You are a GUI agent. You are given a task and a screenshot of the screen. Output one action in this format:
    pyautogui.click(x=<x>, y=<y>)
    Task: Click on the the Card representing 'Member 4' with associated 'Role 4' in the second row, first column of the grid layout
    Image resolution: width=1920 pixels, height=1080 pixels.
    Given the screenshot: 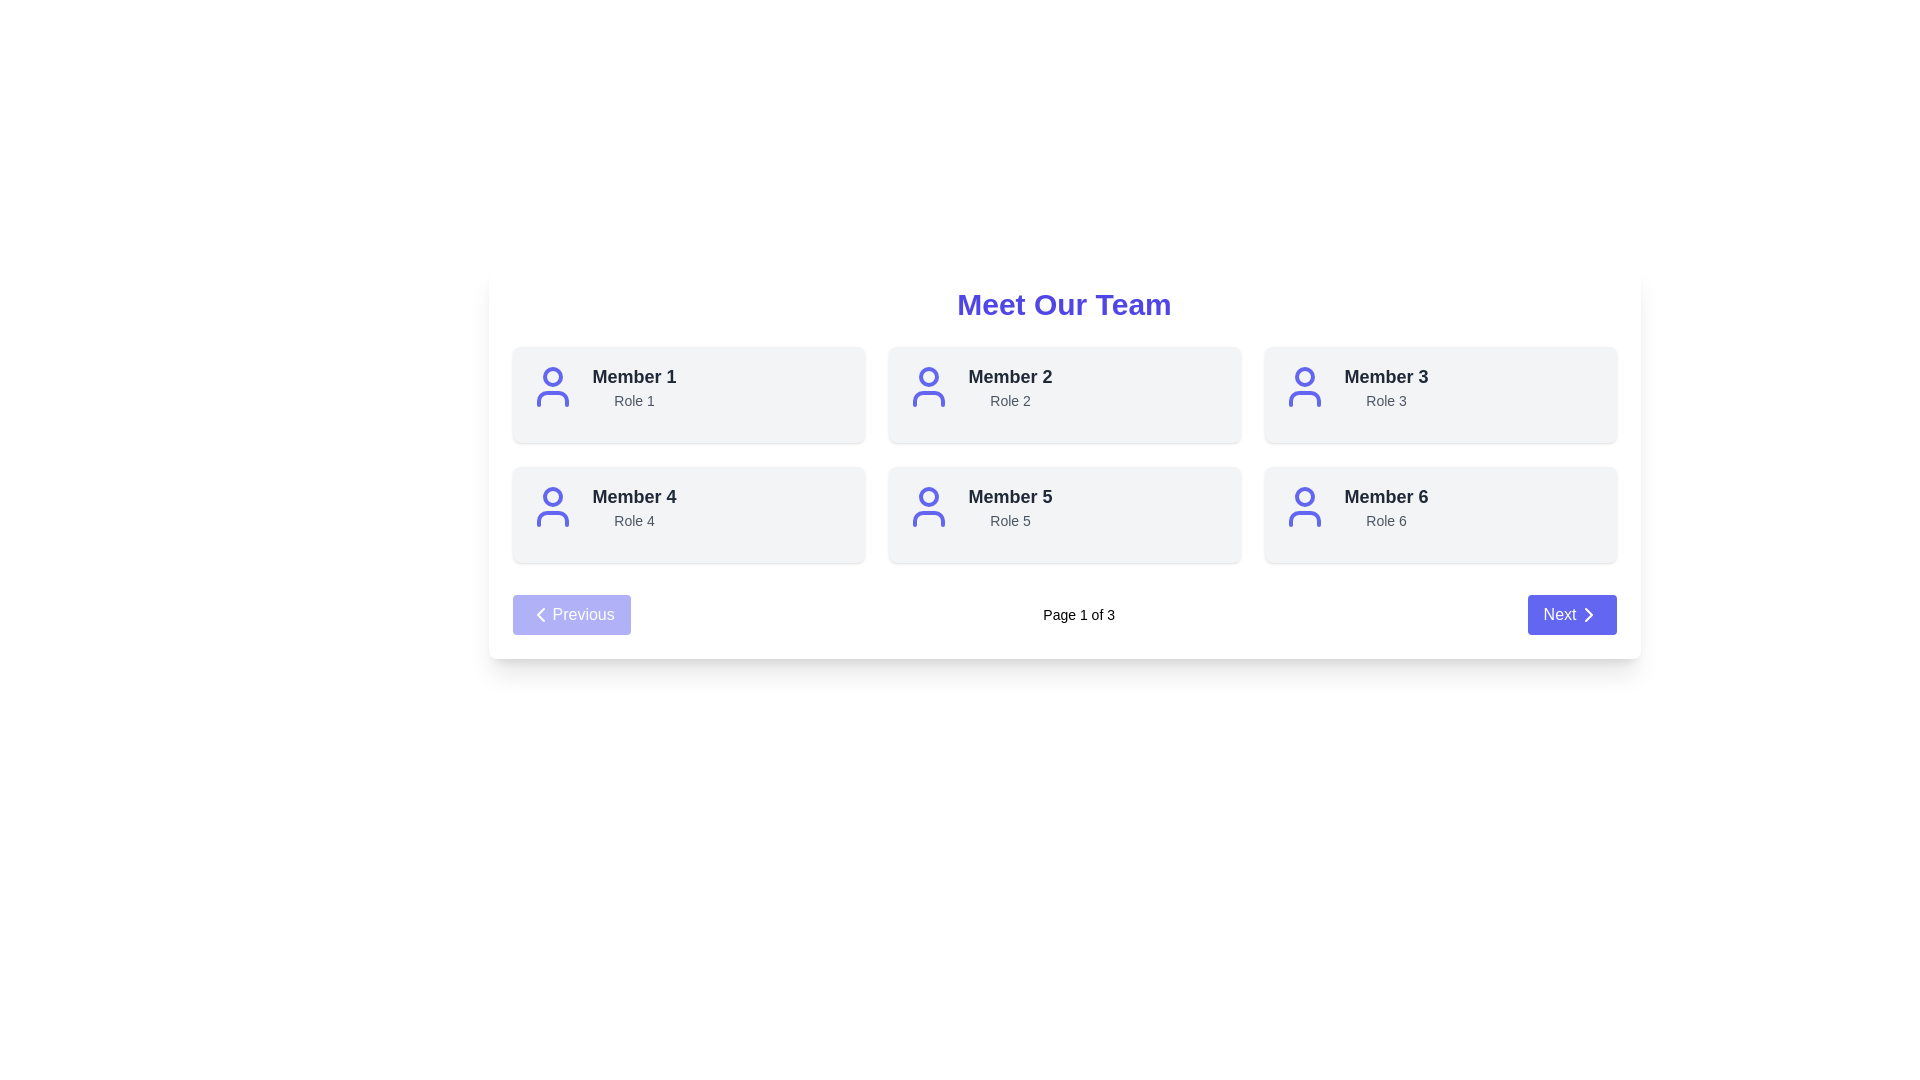 What is the action you would take?
    pyautogui.click(x=688, y=505)
    